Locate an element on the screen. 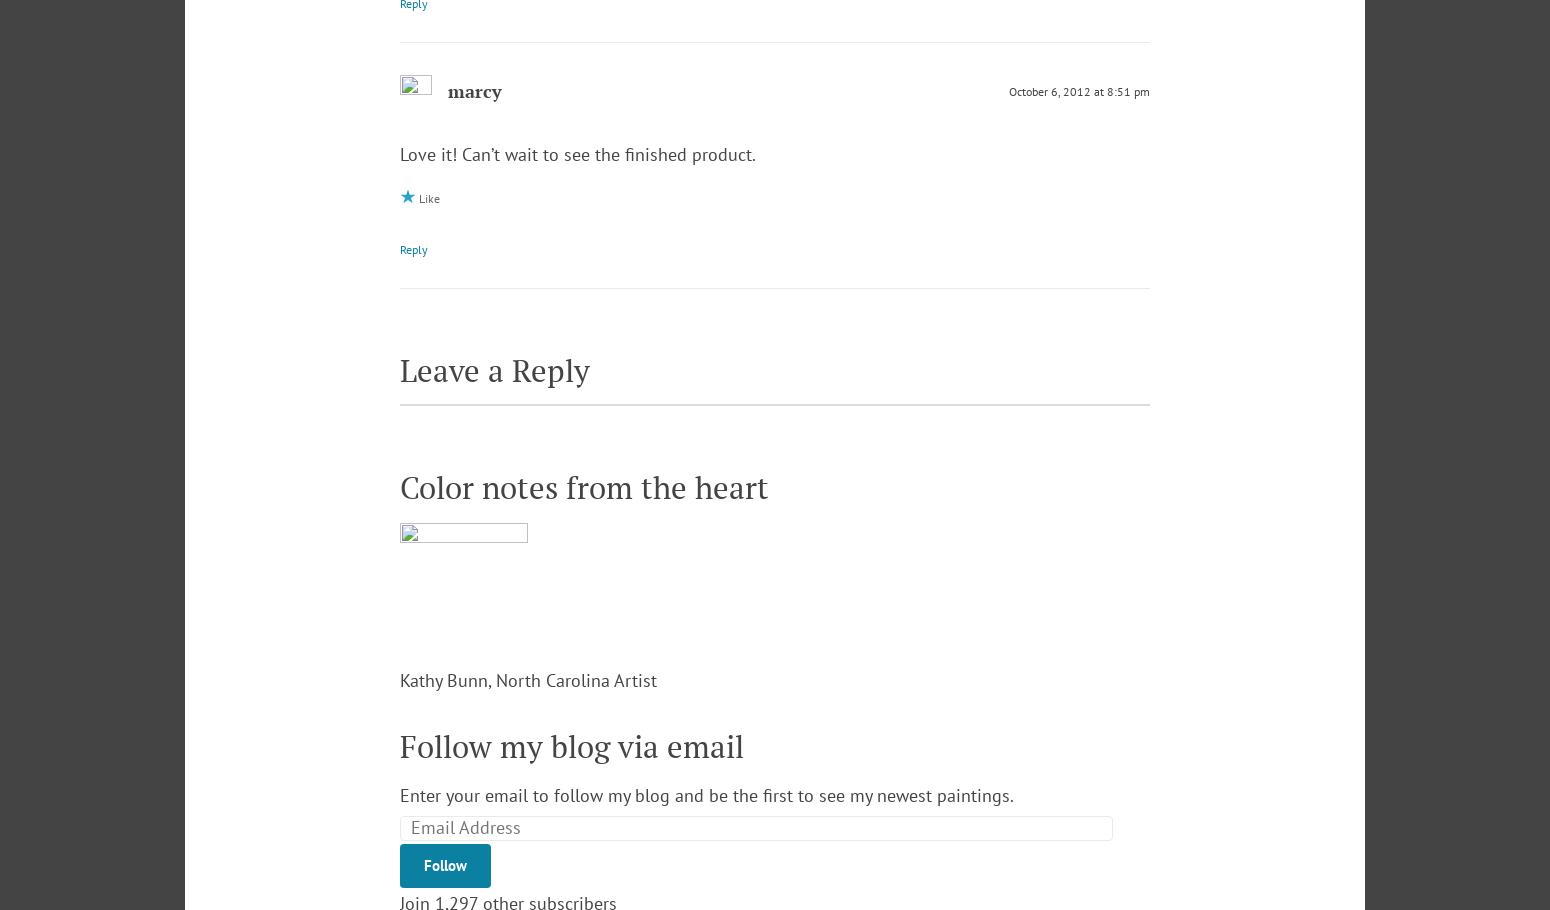 The width and height of the screenshot is (1550, 910). 'Kathy Bunn, North Carolina Artist' is located at coordinates (527, 844).